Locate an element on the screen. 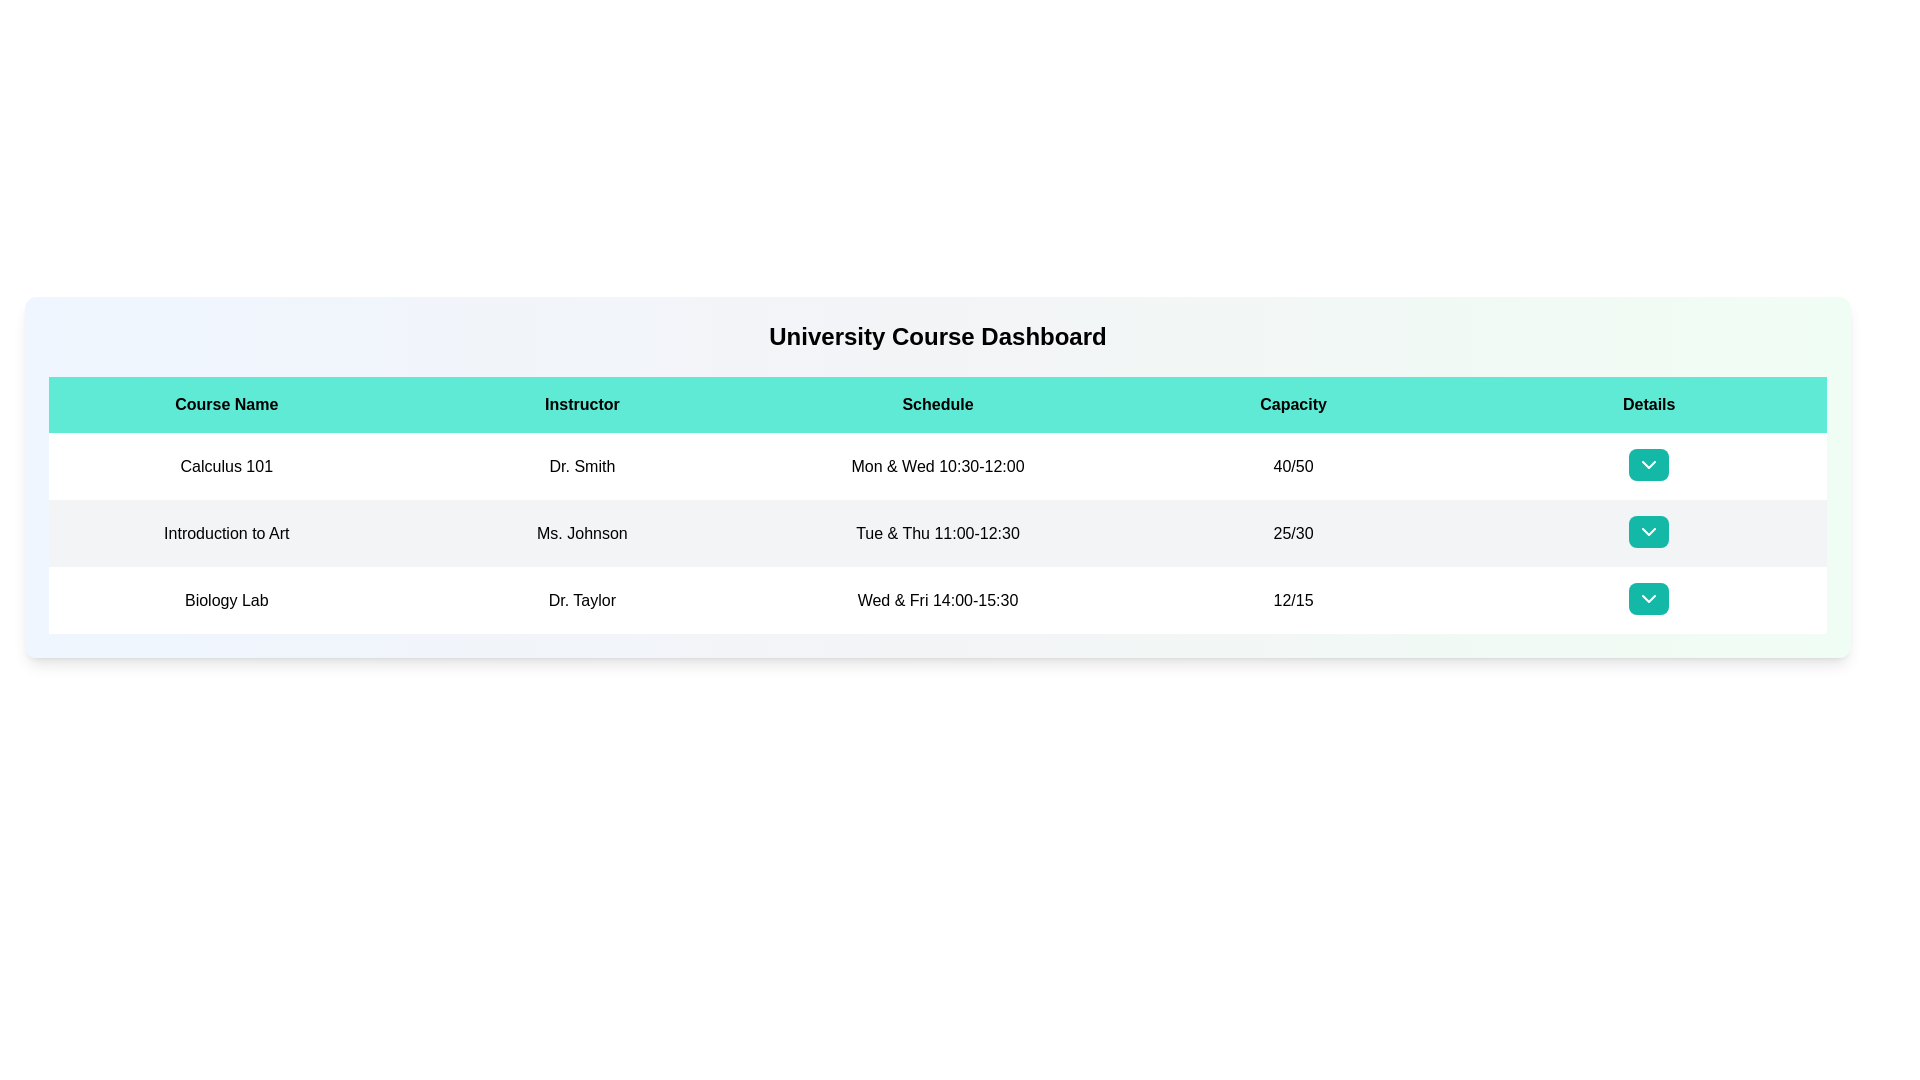  the Dropdown toggle button in the last column of the first row under the 'Details' header is located at coordinates (1649, 465).